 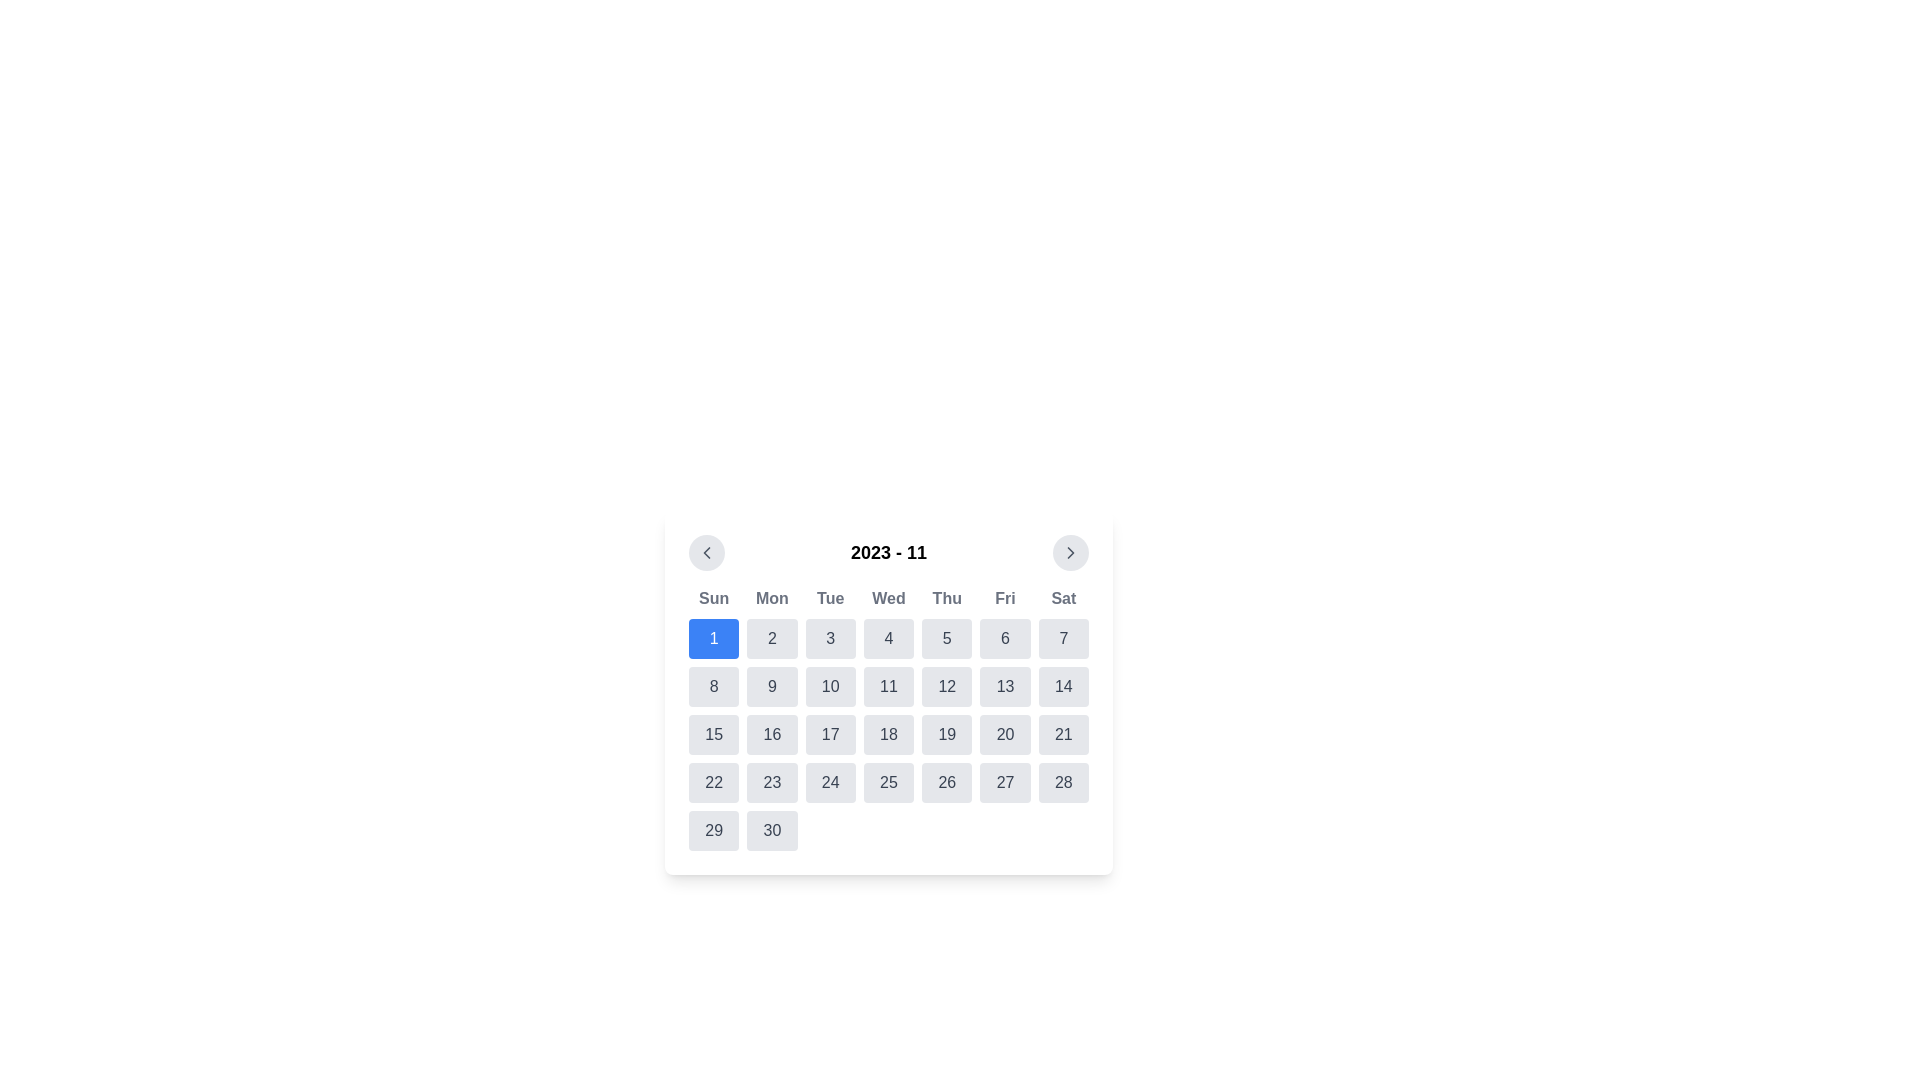 I want to click on the calendar day button displaying the number '5', so click(x=946, y=639).